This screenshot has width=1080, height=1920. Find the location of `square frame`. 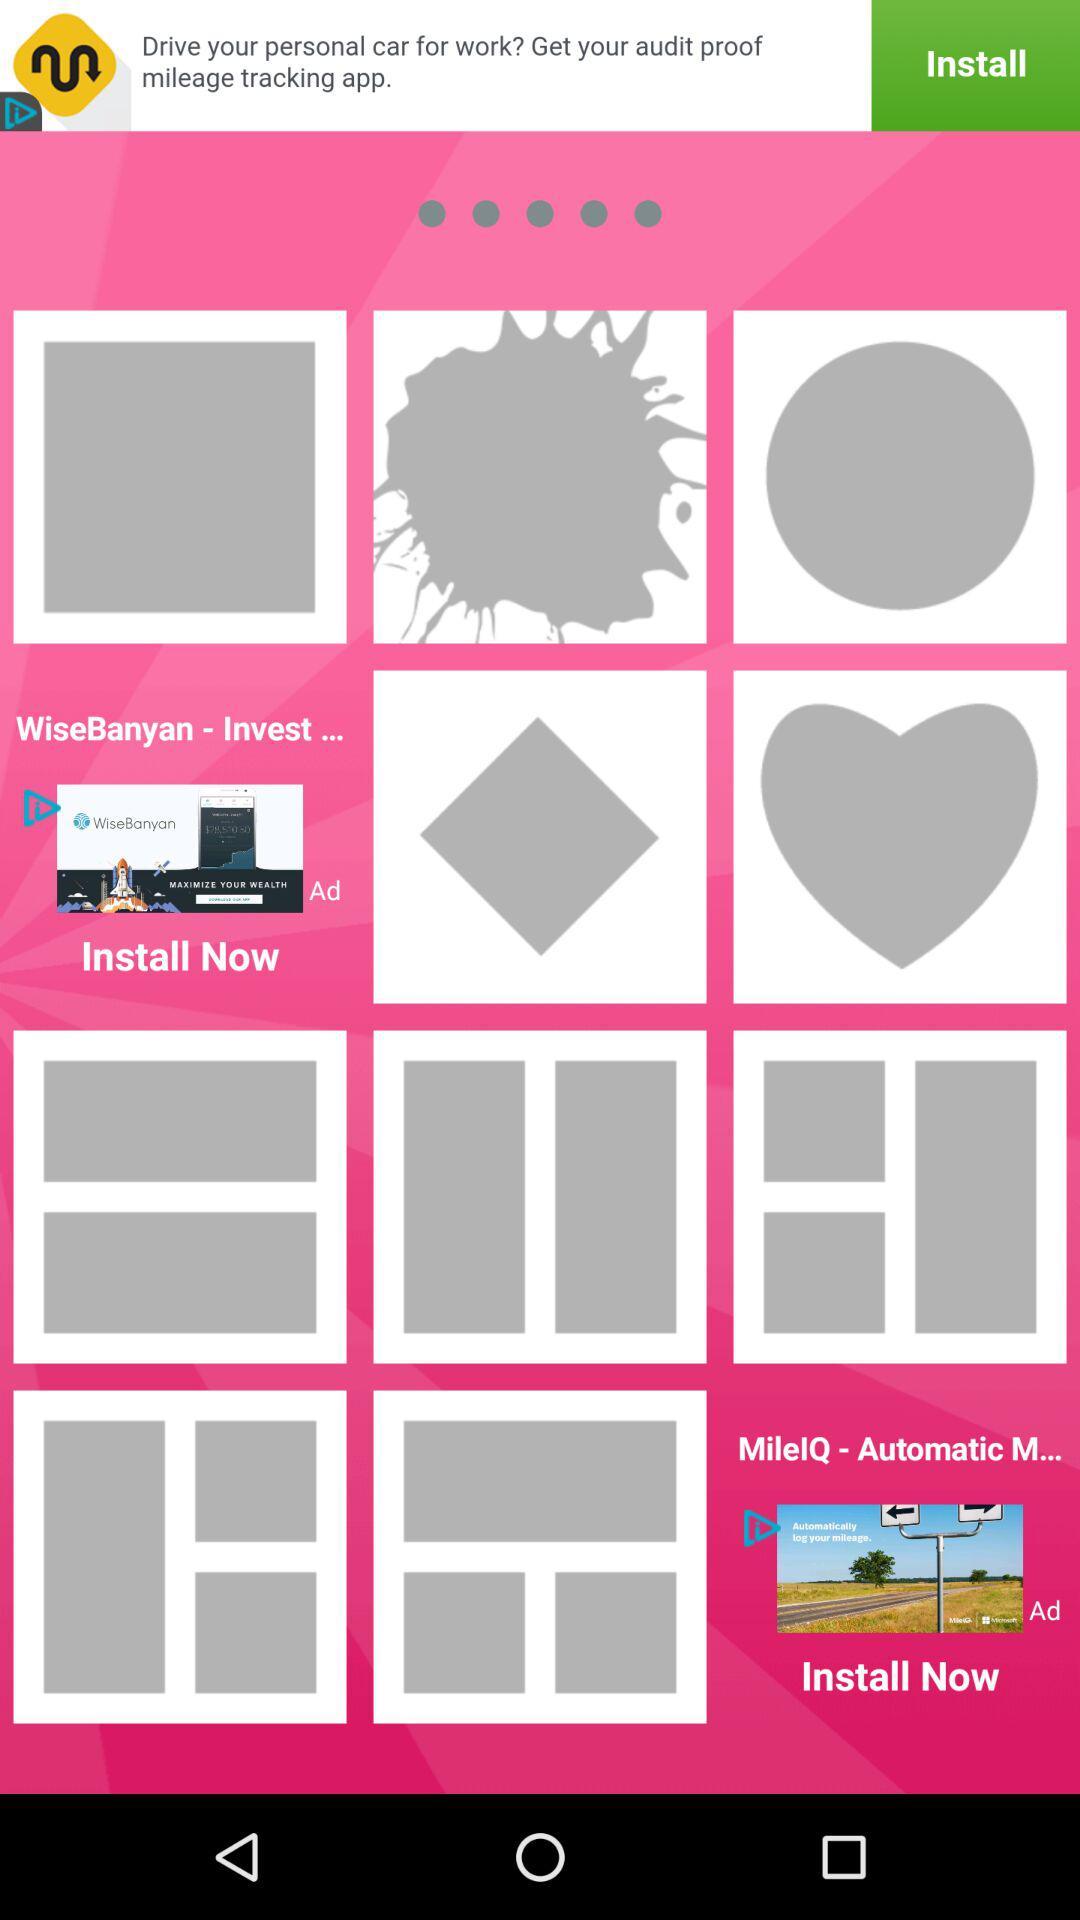

square frame is located at coordinates (180, 475).